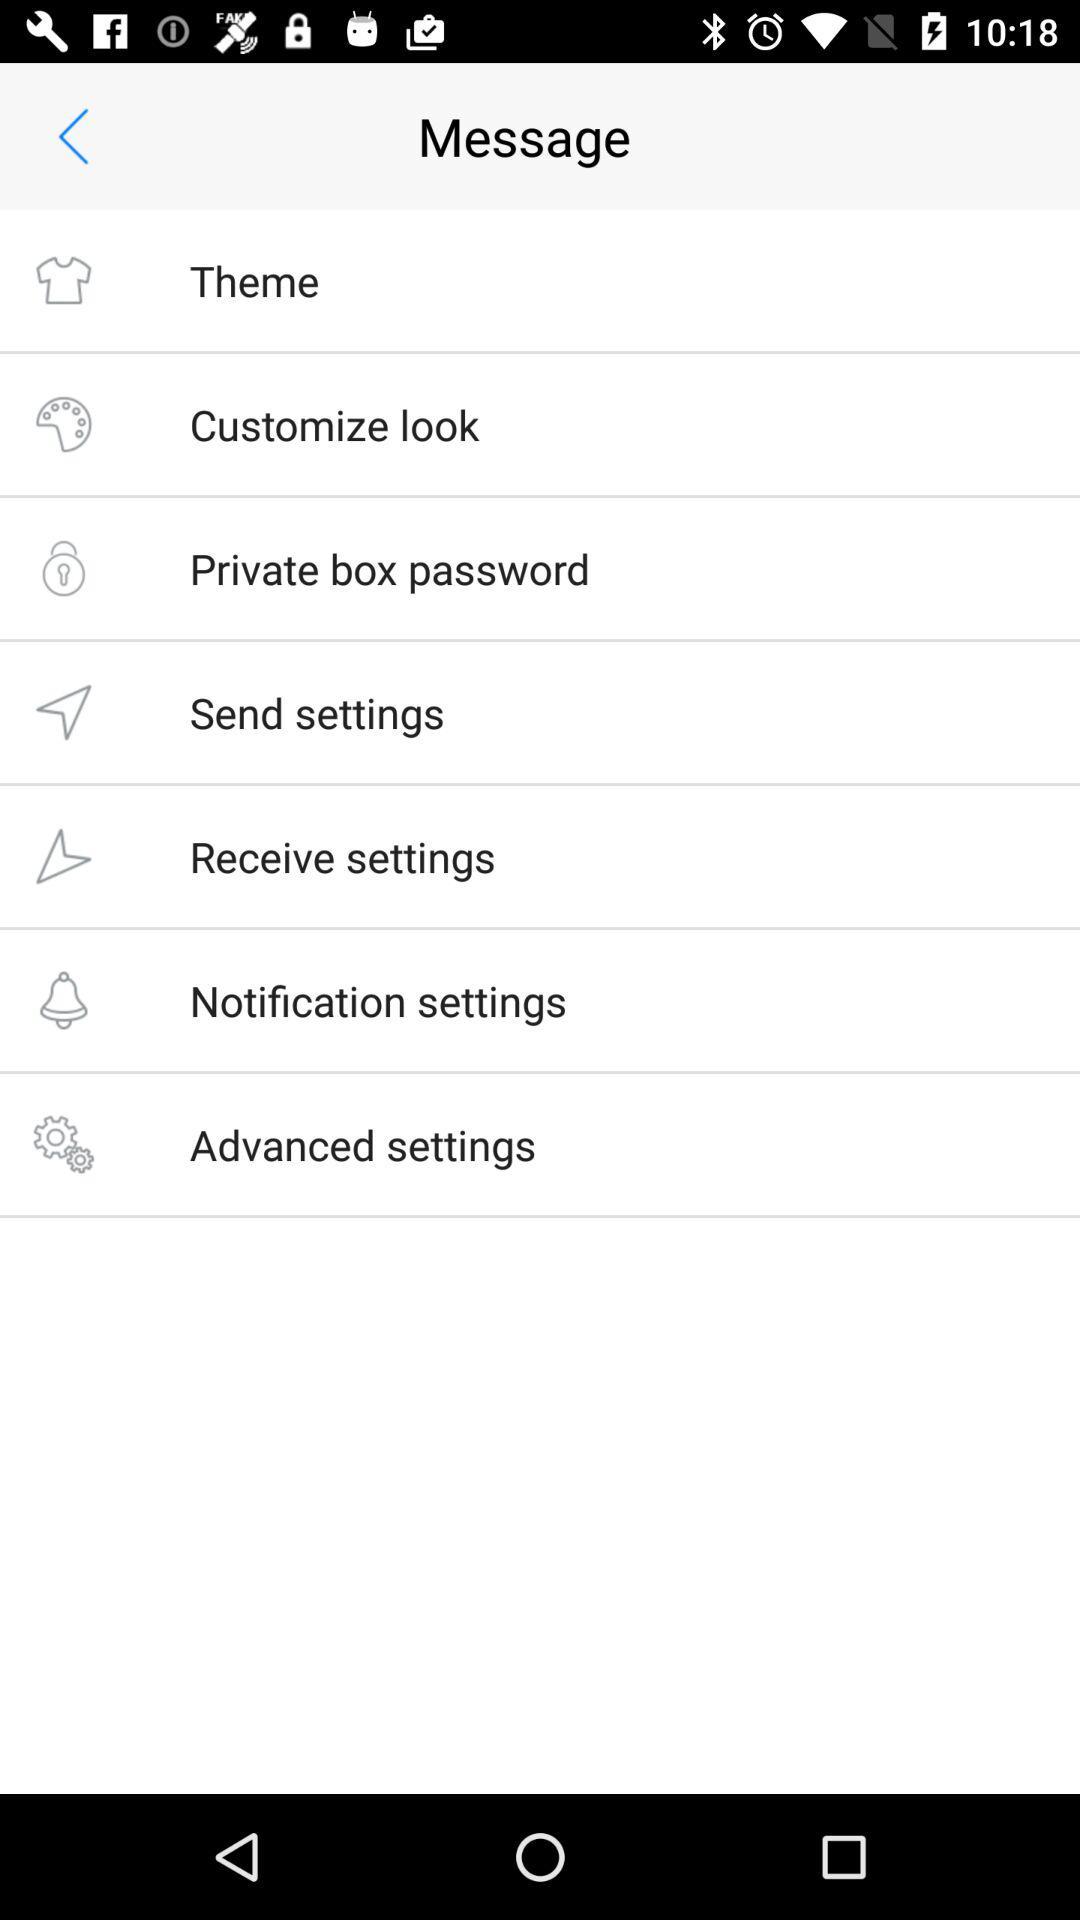 Image resolution: width=1080 pixels, height=1920 pixels. I want to click on the icon which is left to advanced settings, so click(62, 1144).